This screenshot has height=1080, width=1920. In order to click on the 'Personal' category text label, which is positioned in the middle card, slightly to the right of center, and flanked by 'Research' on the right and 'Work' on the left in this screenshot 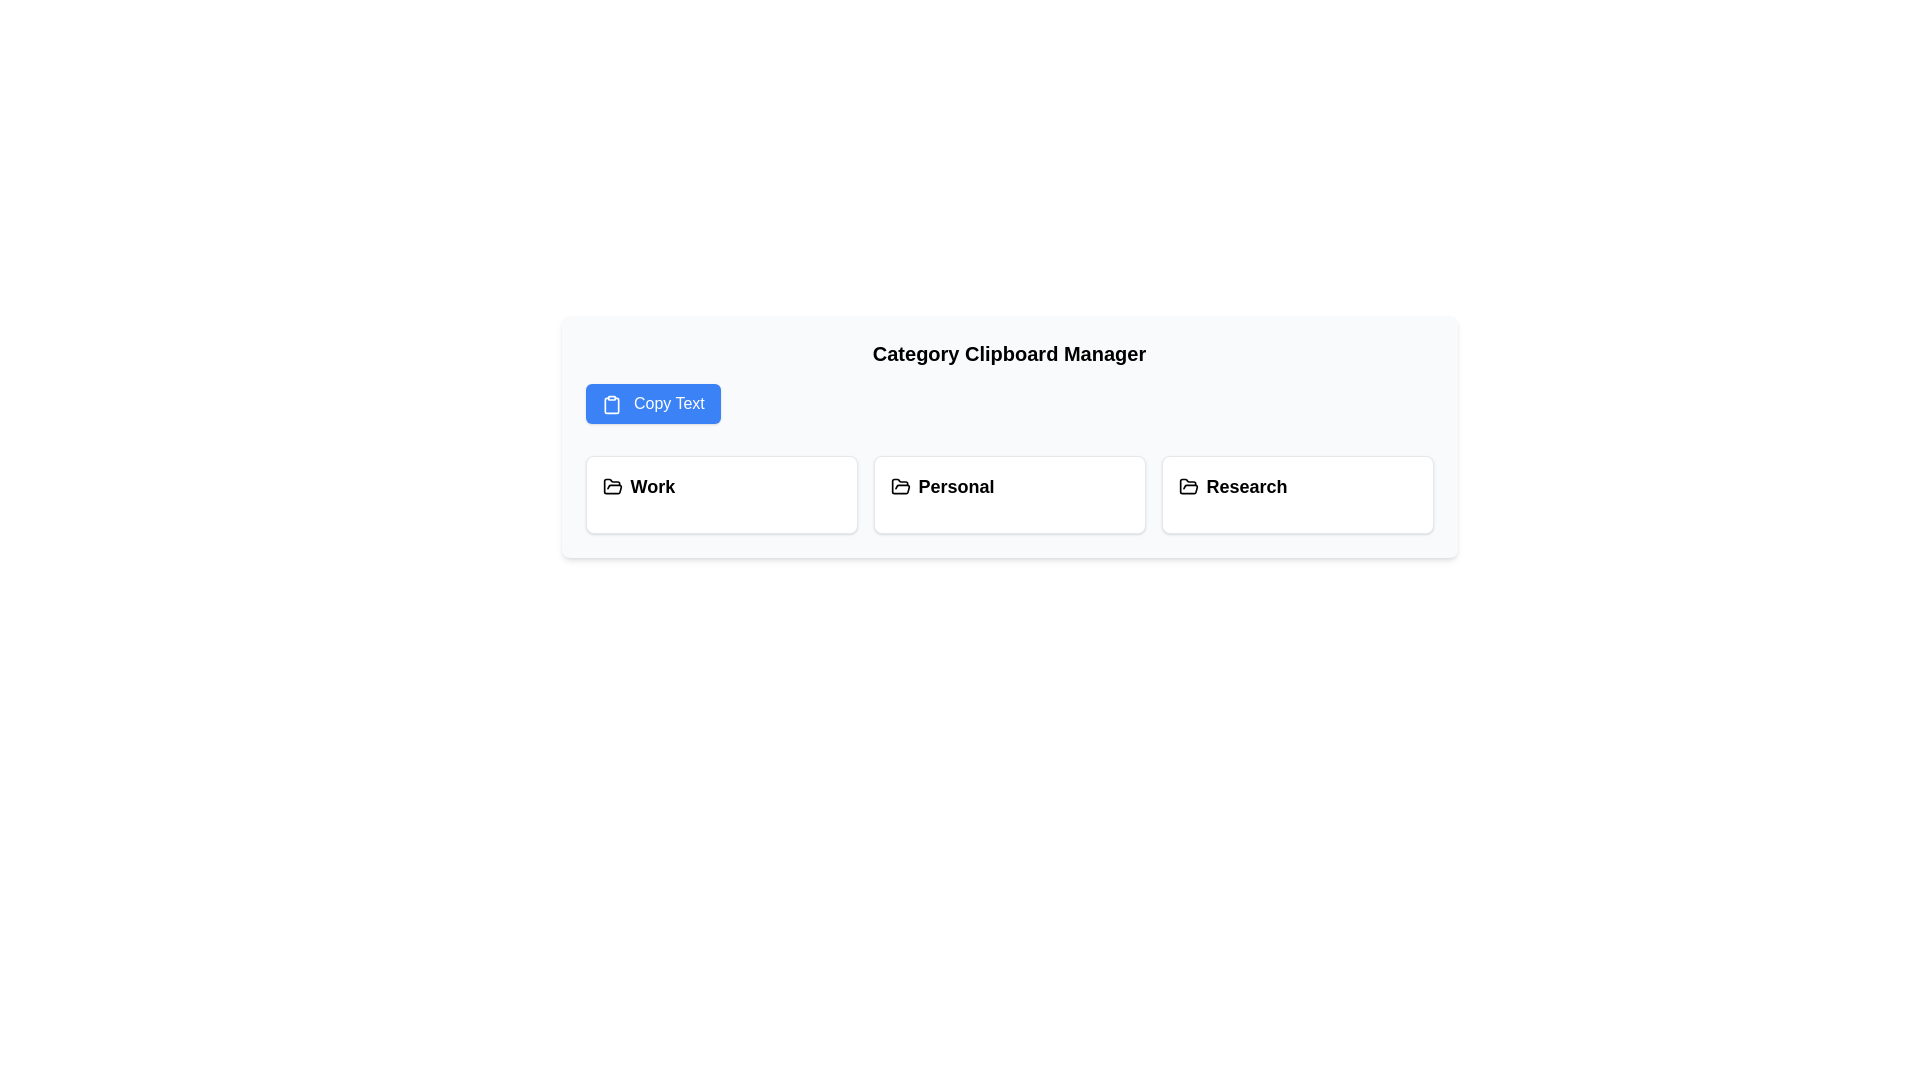, I will do `click(954, 486)`.